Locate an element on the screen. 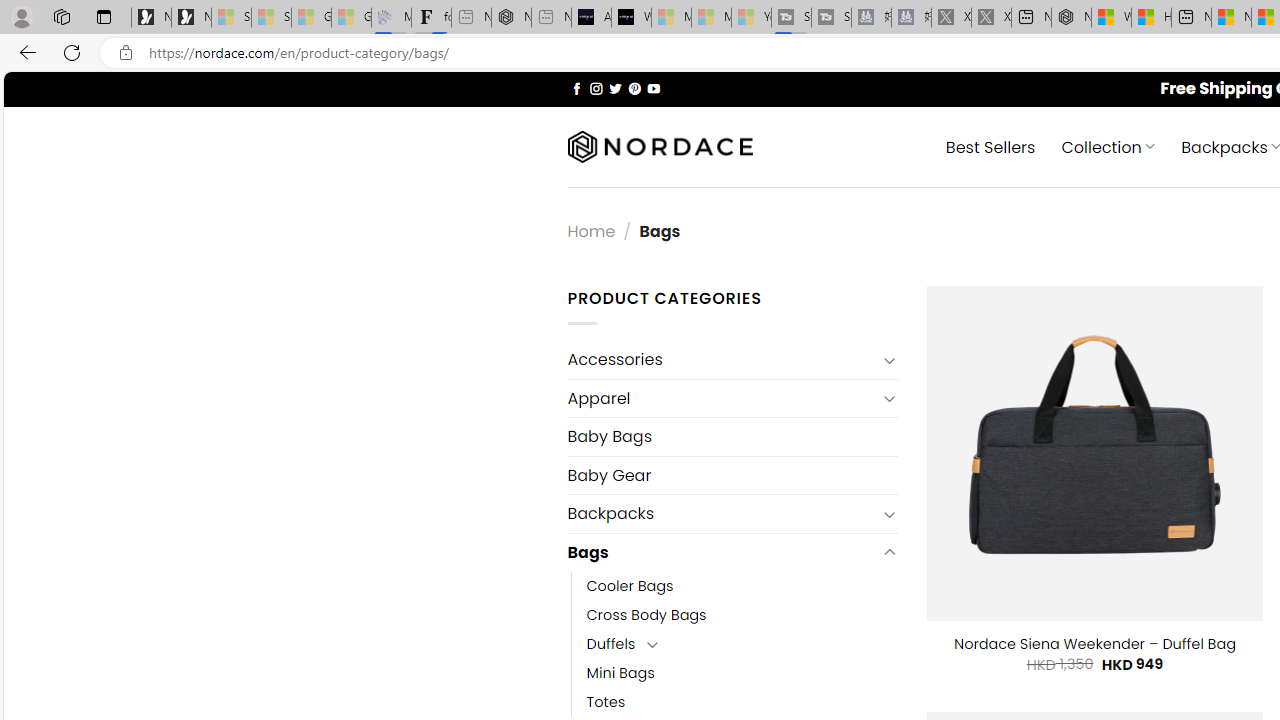  ' Best Sellers' is located at coordinates (990, 145).